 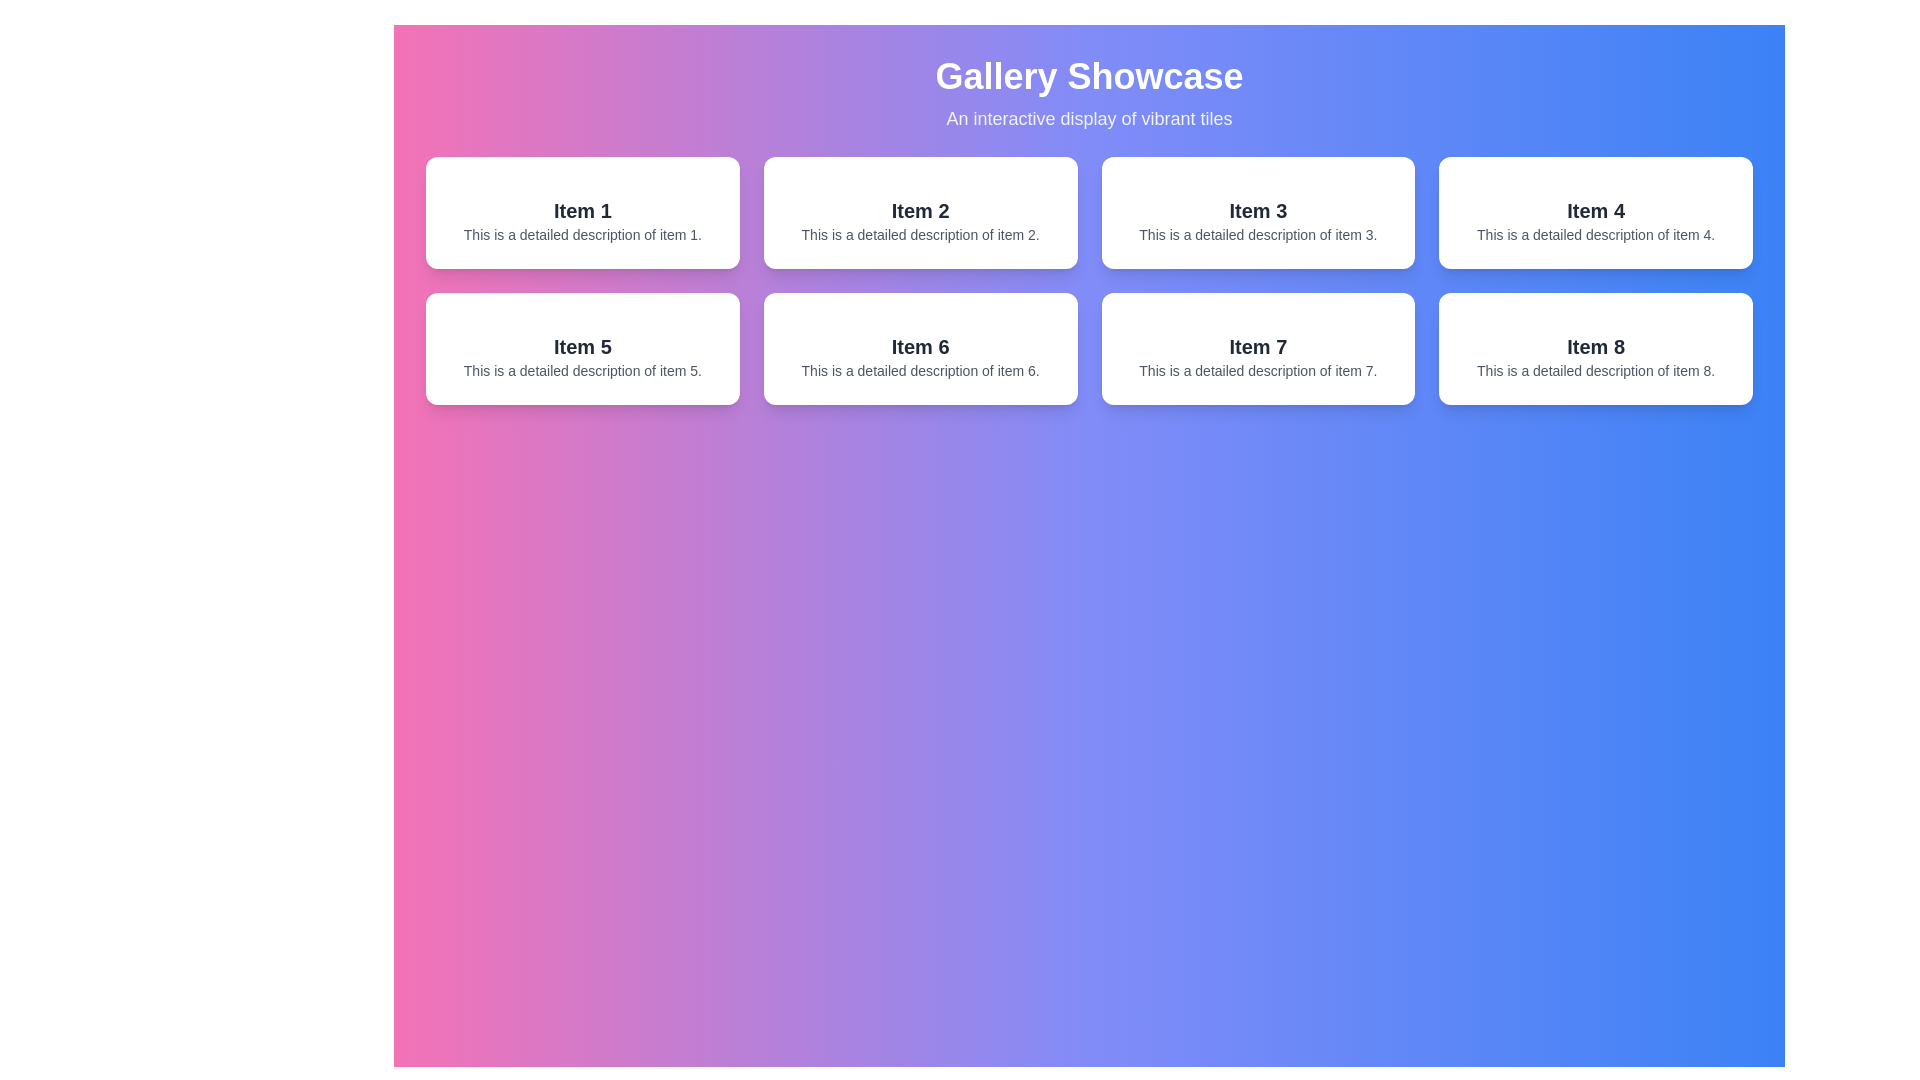 What do you see at coordinates (1257, 346) in the screenshot?
I see `the title text element labeled 'Item 7' which is located in the third row and second column of the card layout, serving as a concise identifier for the card's content` at bounding box center [1257, 346].